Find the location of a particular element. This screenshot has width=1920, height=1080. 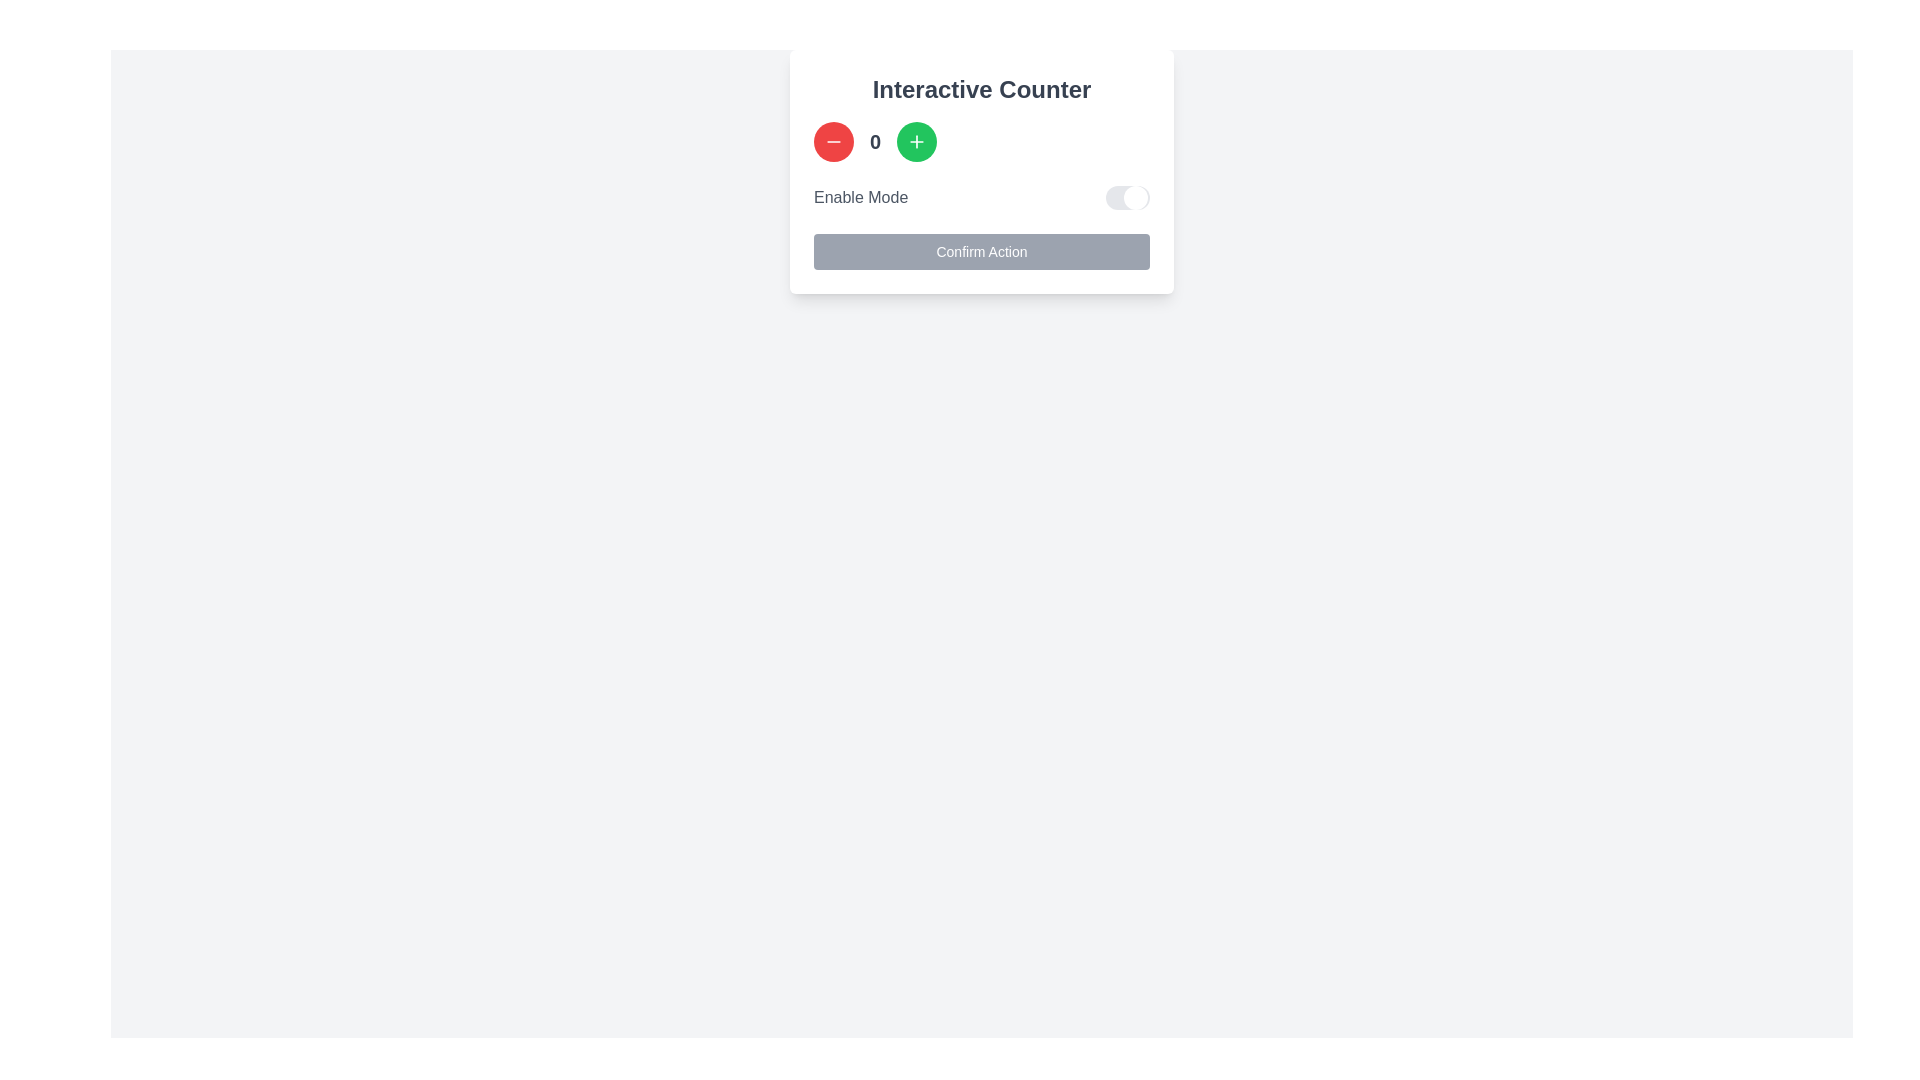

the 'Interactive Counter' heading text is located at coordinates (982, 88).